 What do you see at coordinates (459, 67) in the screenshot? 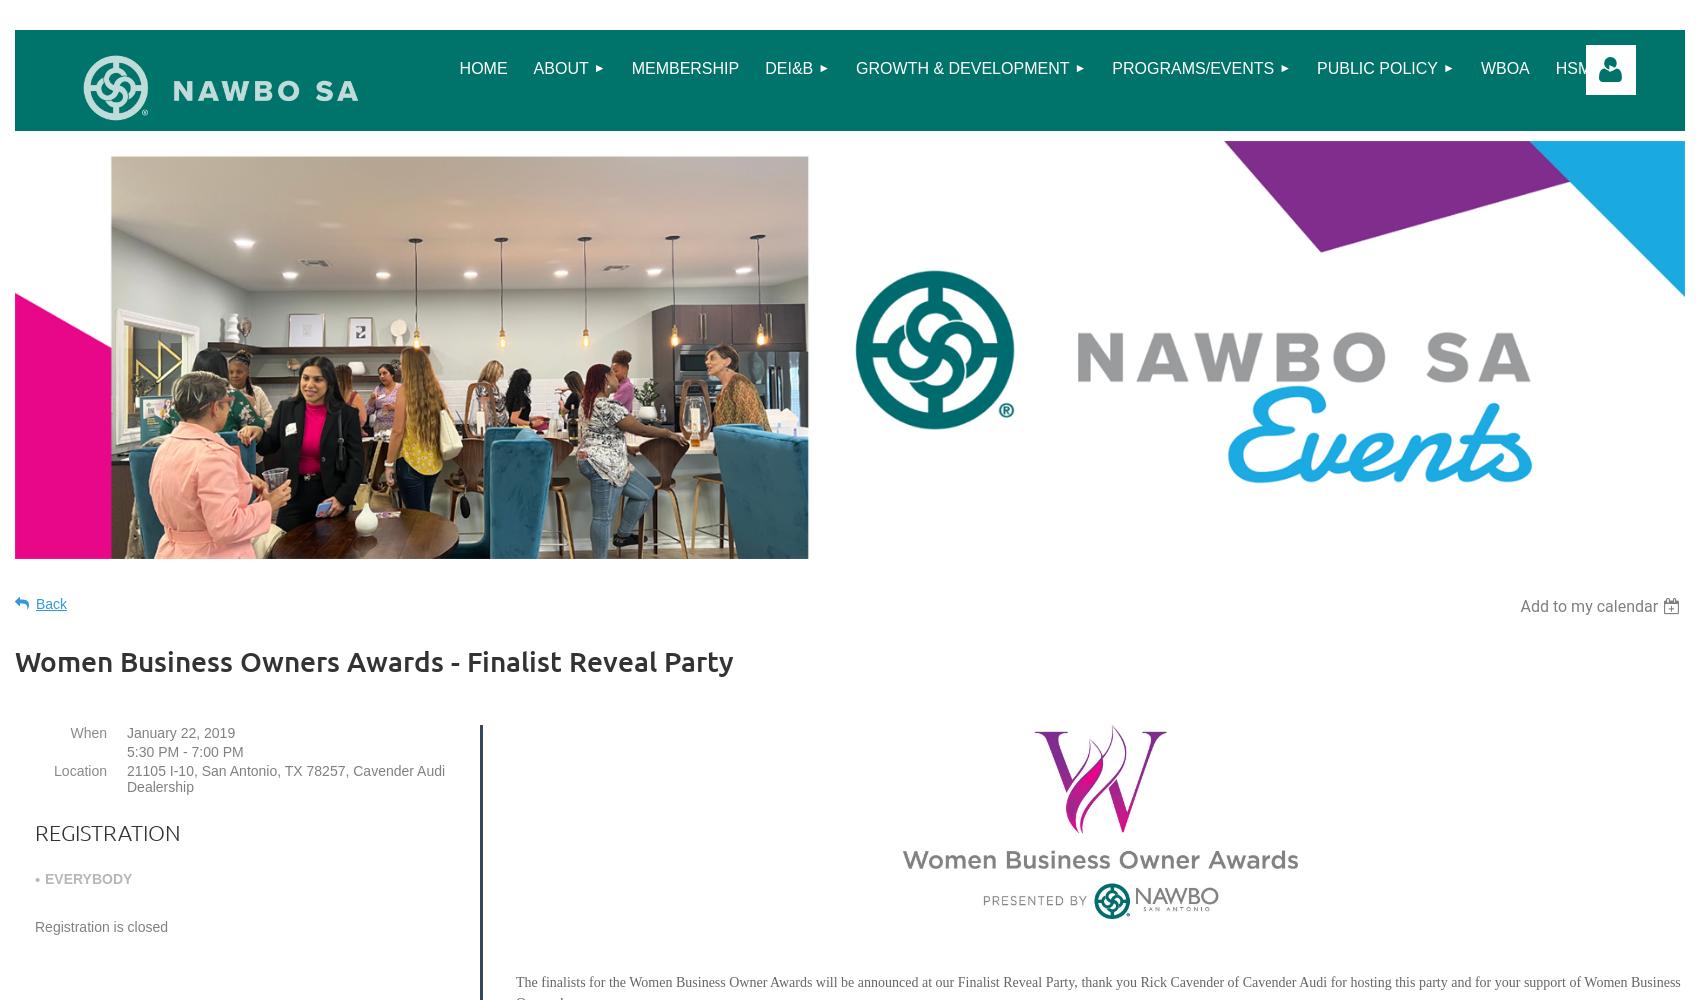
I see `'Home'` at bounding box center [459, 67].